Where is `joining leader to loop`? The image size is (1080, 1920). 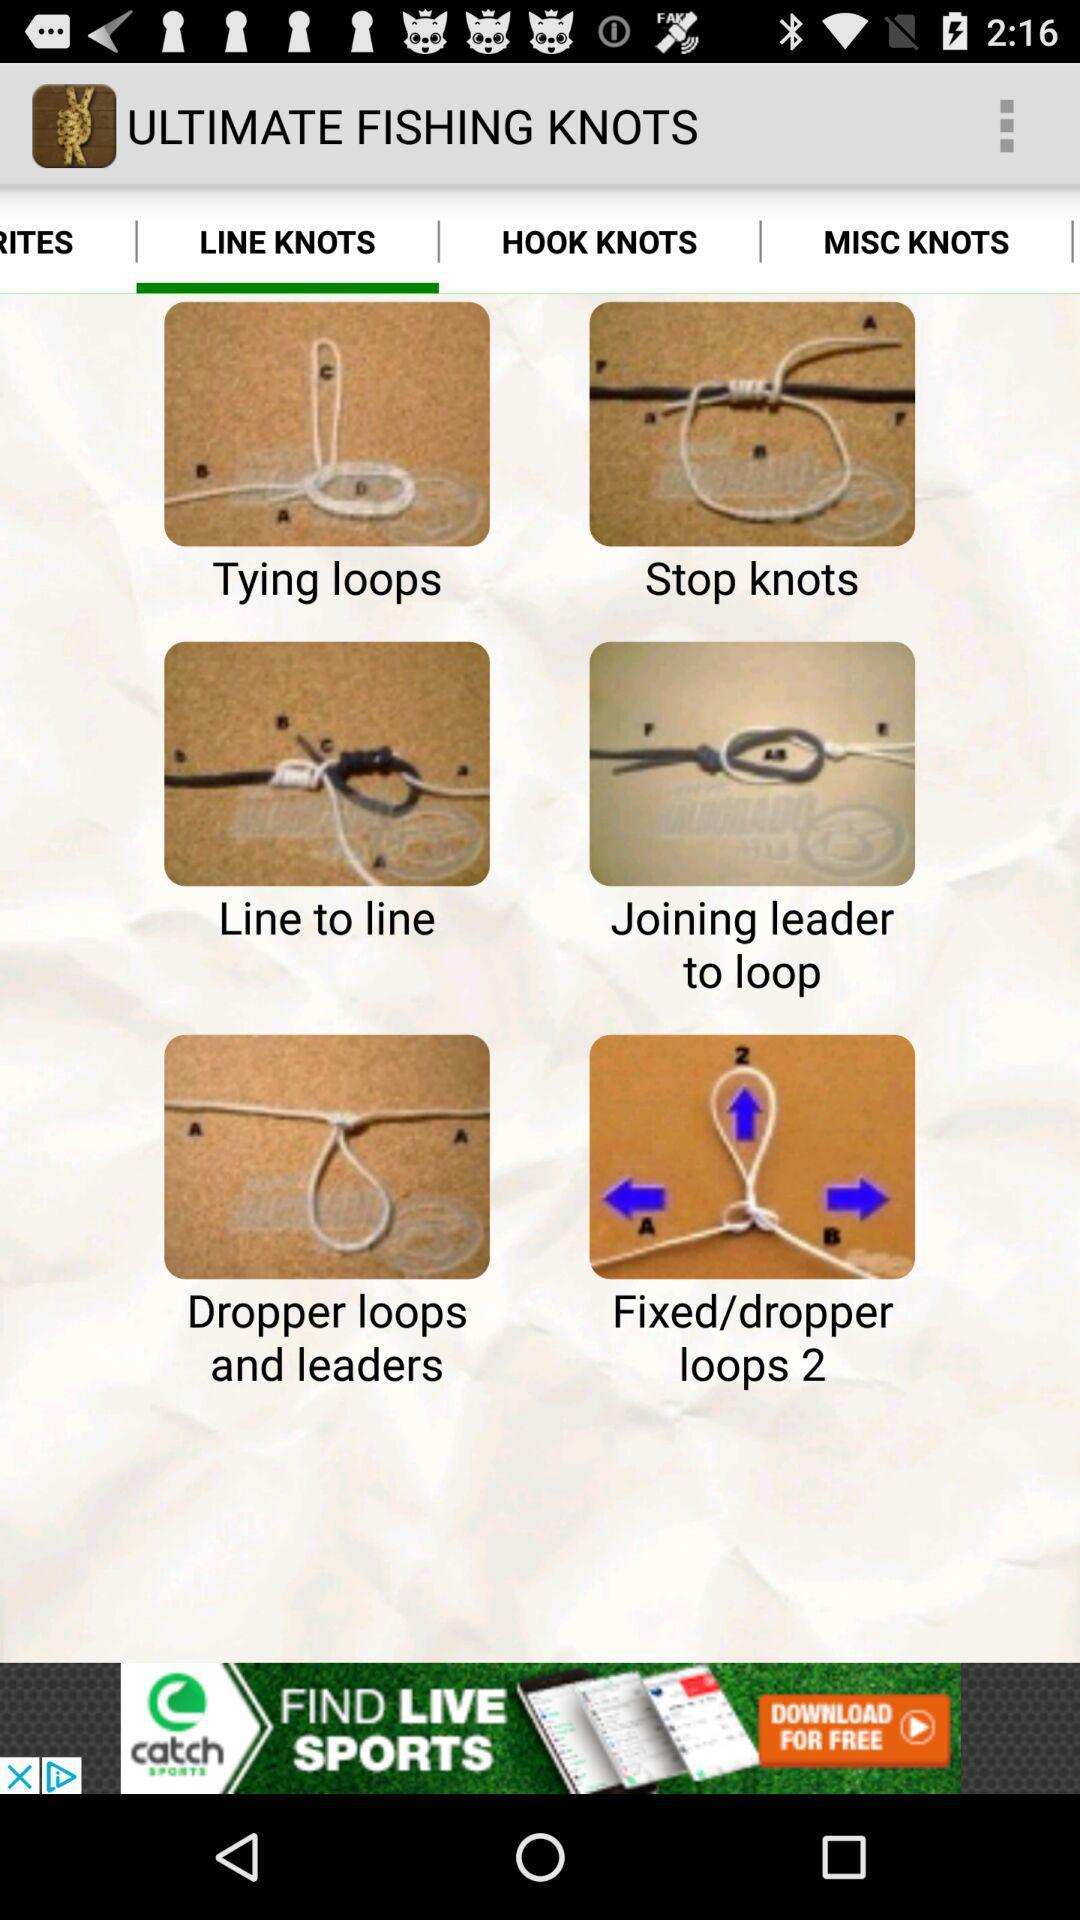
joining leader to loop is located at coordinates (752, 762).